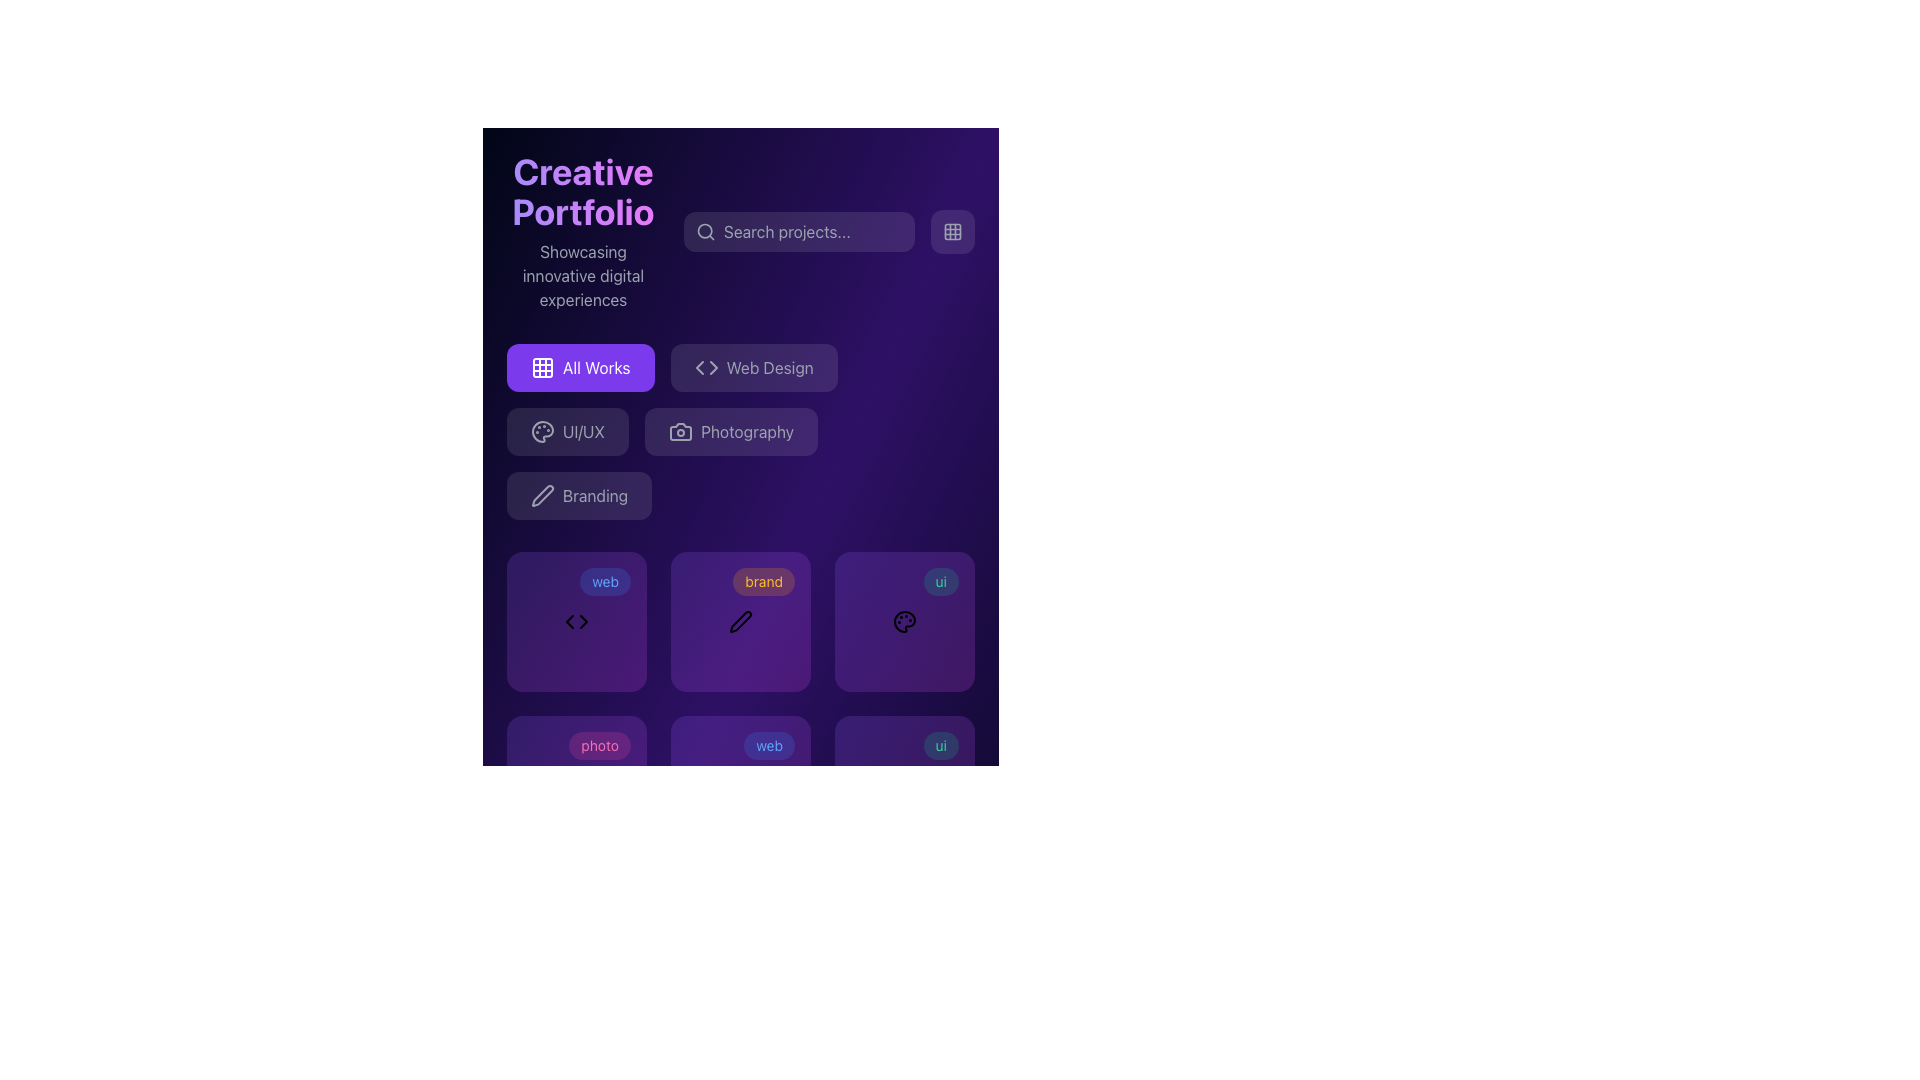  What do you see at coordinates (583, 620) in the screenshot?
I see `the triangular right arrow icon in the SVG graphic to interact with it` at bounding box center [583, 620].